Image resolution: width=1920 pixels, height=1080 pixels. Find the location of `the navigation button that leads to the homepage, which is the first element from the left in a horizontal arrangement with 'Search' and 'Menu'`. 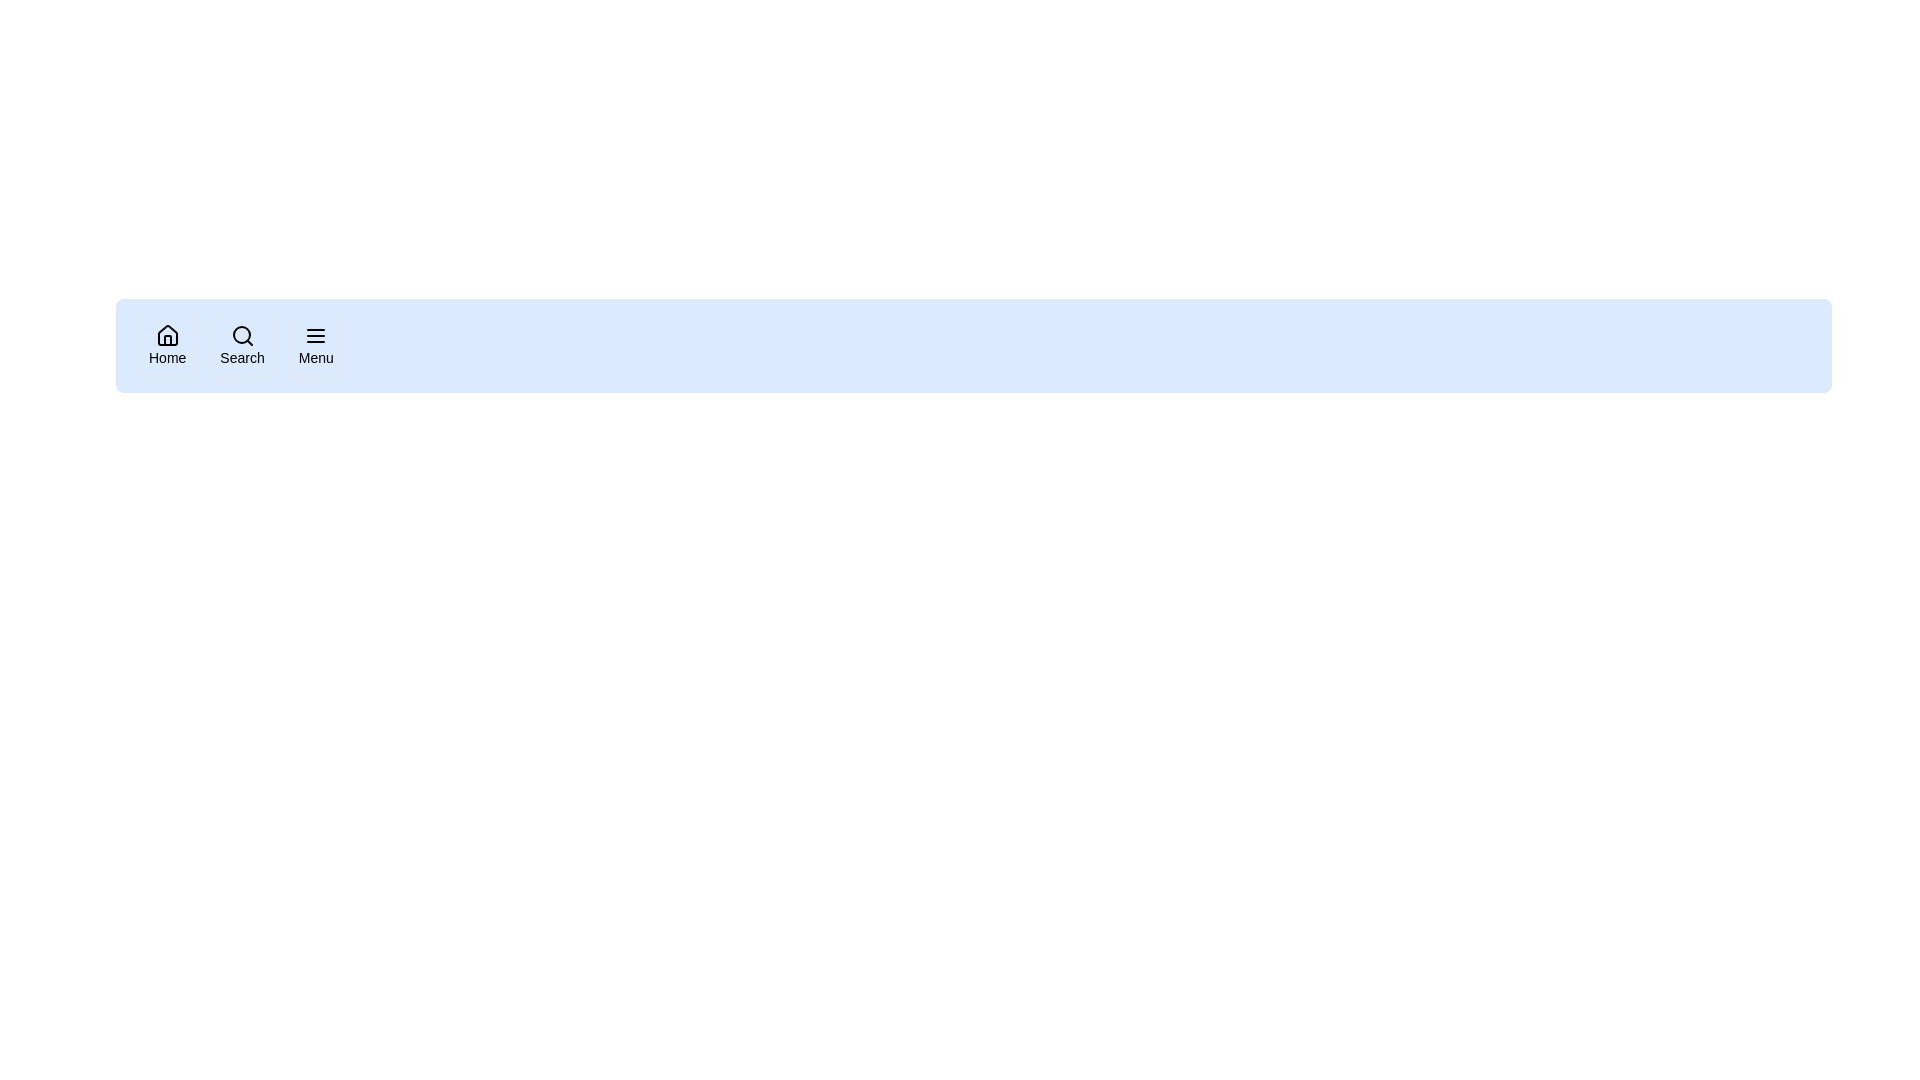

the navigation button that leads to the homepage, which is the first element from the left in a horizontal arrangement with 'Search' and 'Menu' is located at coordinates (167, 345).